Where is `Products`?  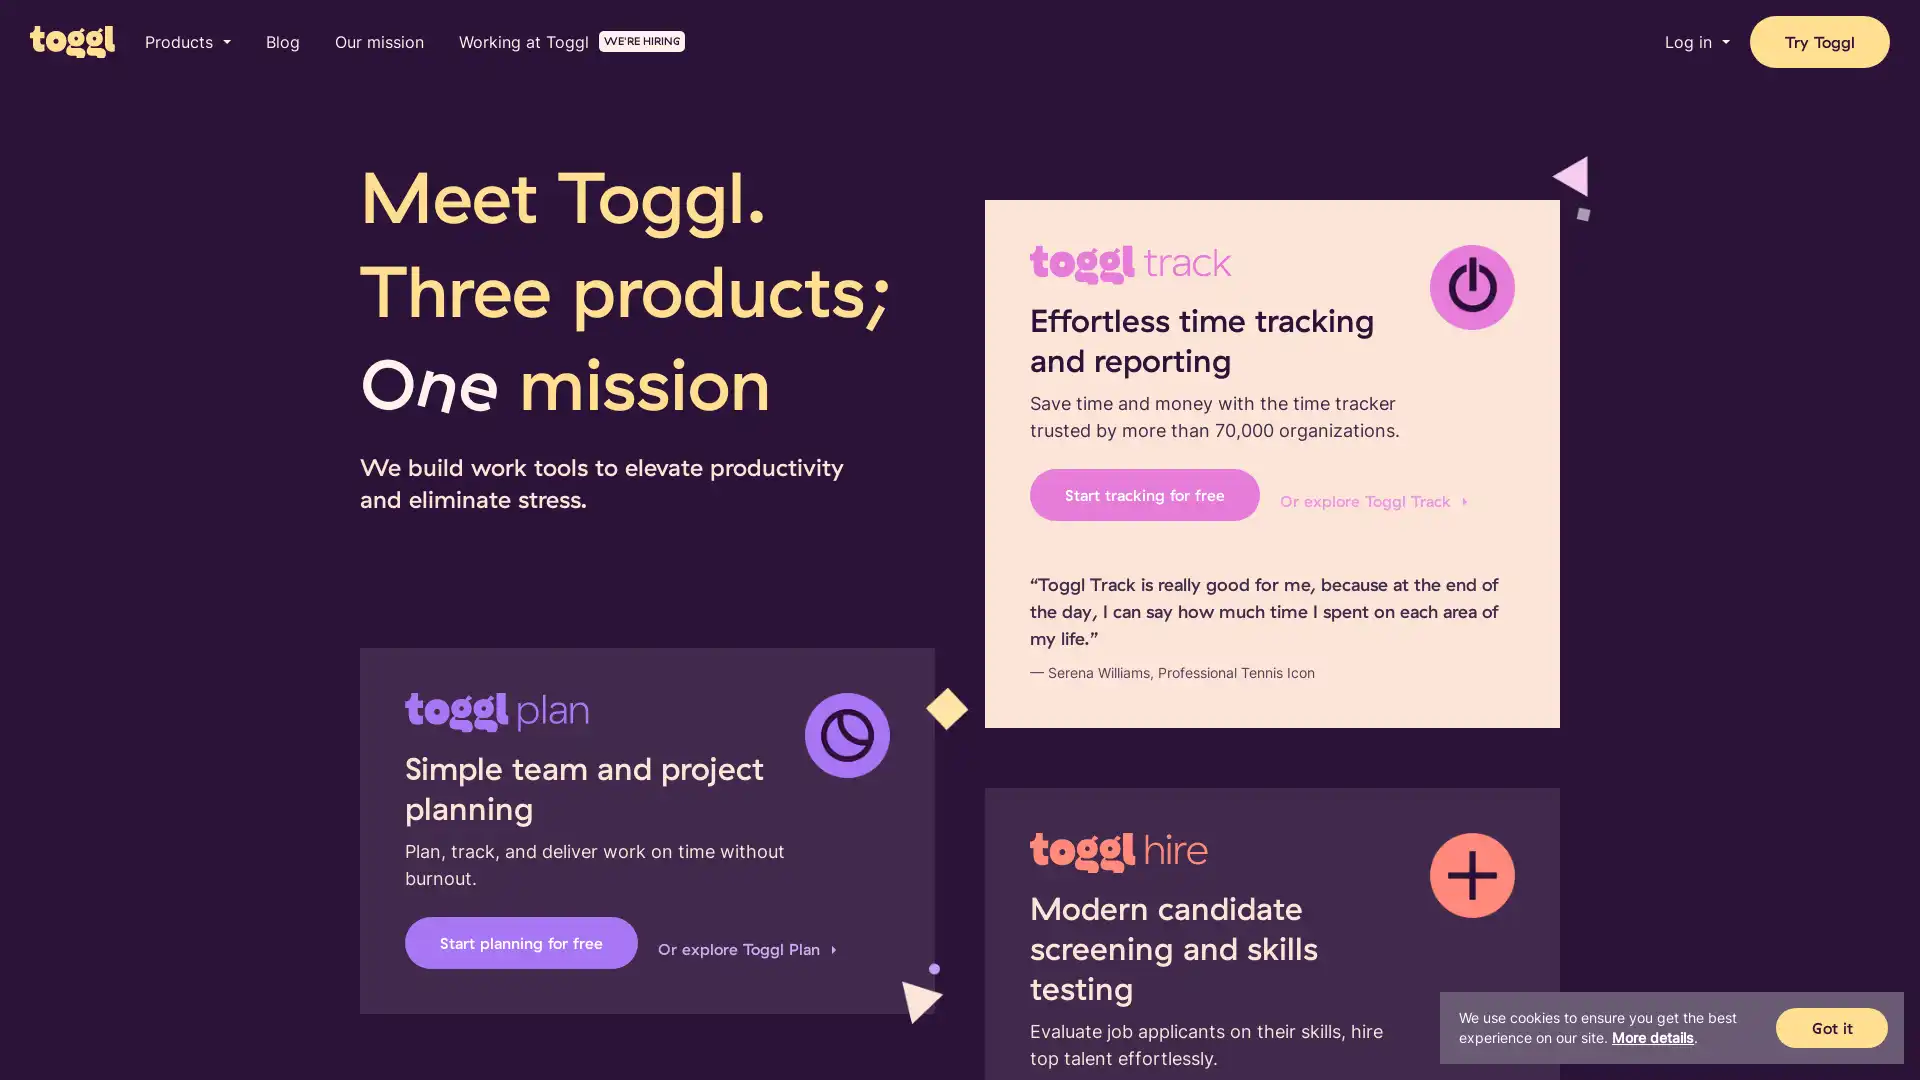 Products is located at coordinates (187, 42).